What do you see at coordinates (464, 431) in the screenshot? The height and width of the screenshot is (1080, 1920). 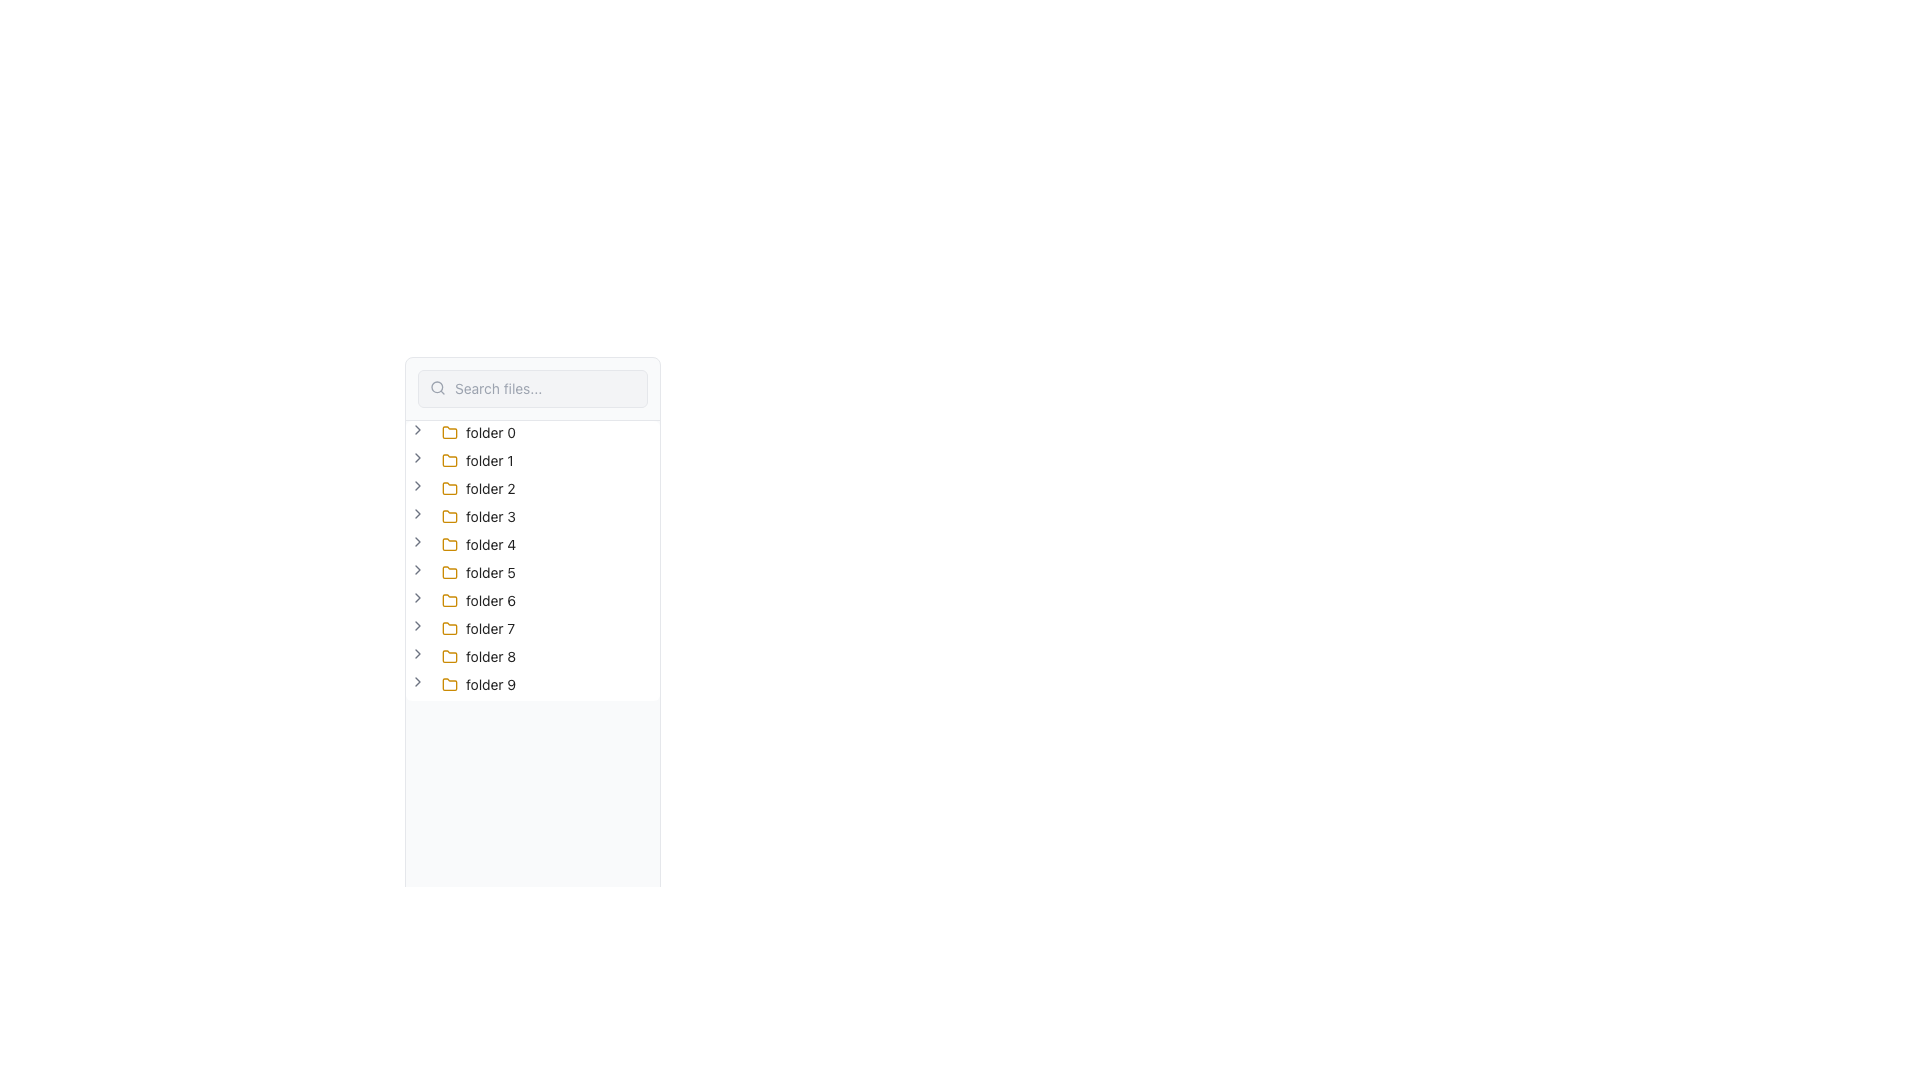 I see `the first collapsible folder item in the tree view, which has a yellow folder icon and the text 'folder 0'` at bounding box center [464, 431].